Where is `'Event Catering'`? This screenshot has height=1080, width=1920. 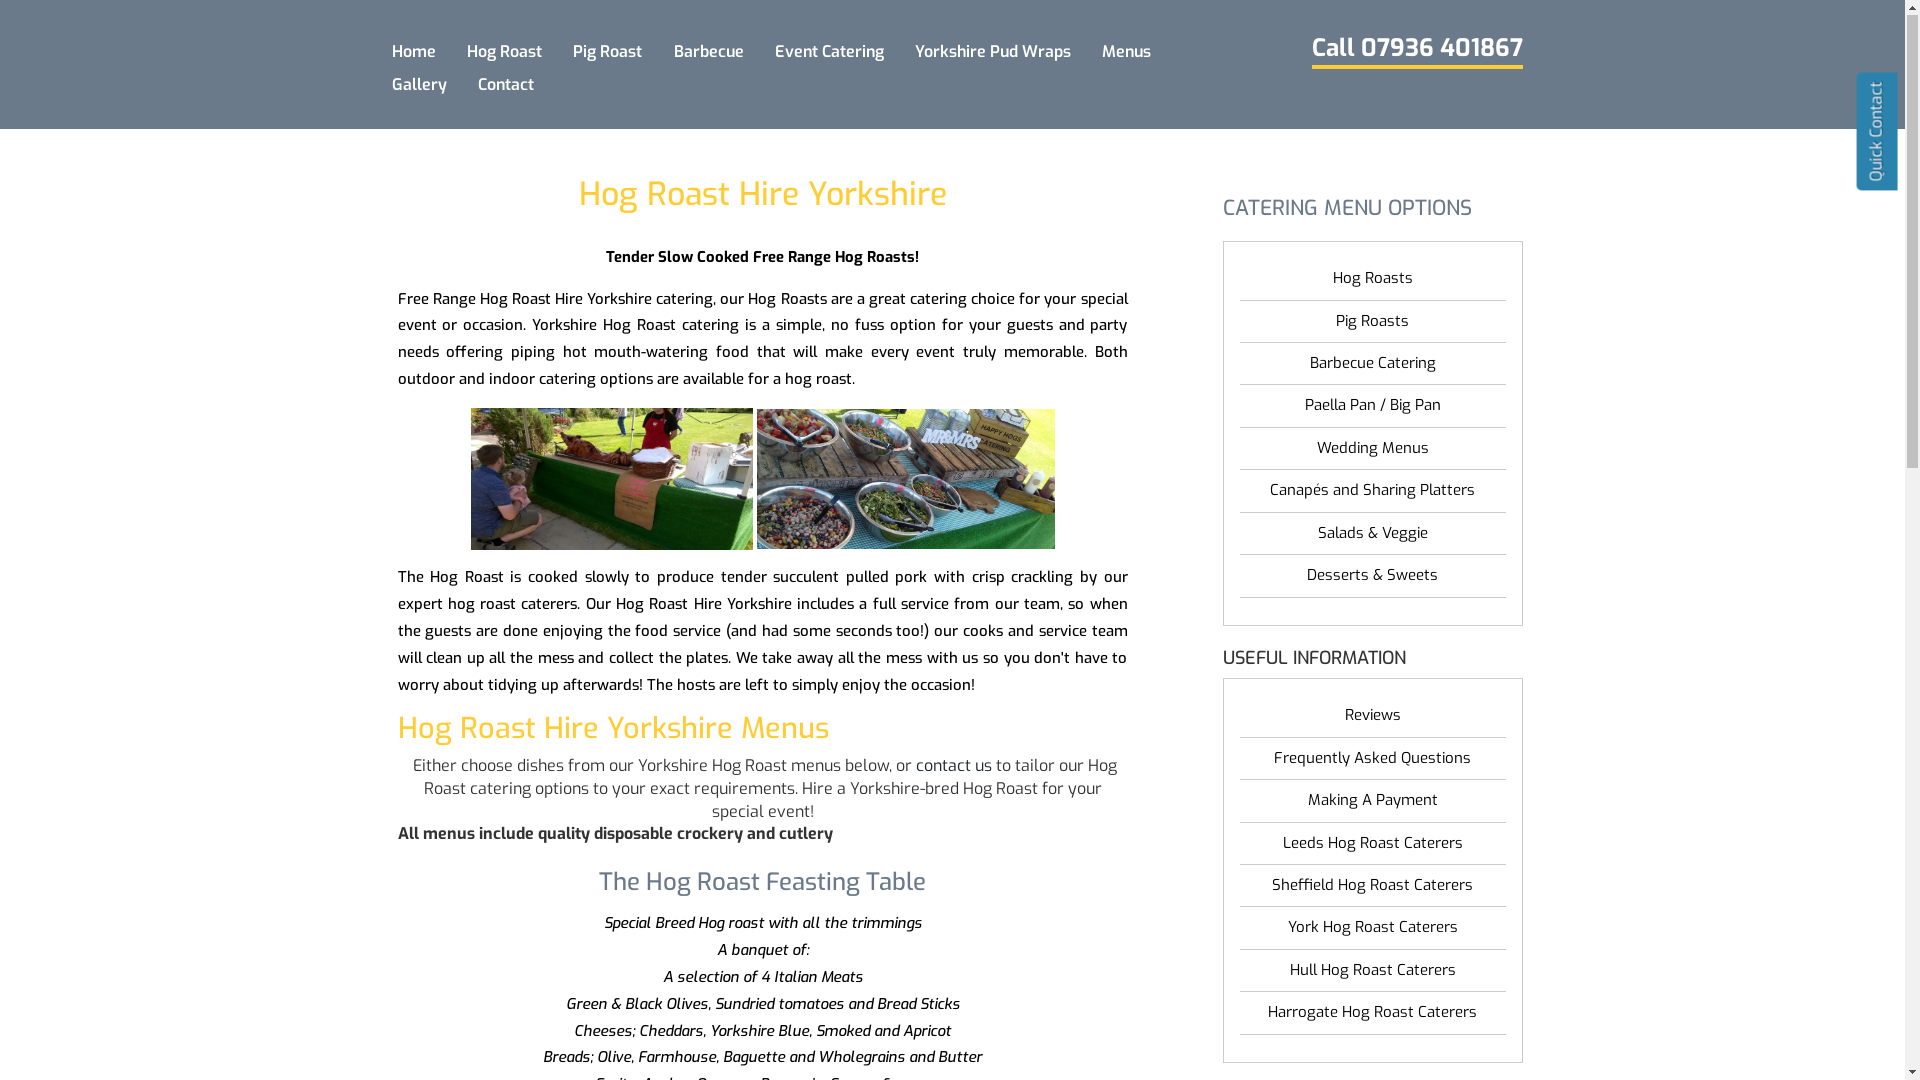
'Event Catering' is located at coordinates (763, 51).